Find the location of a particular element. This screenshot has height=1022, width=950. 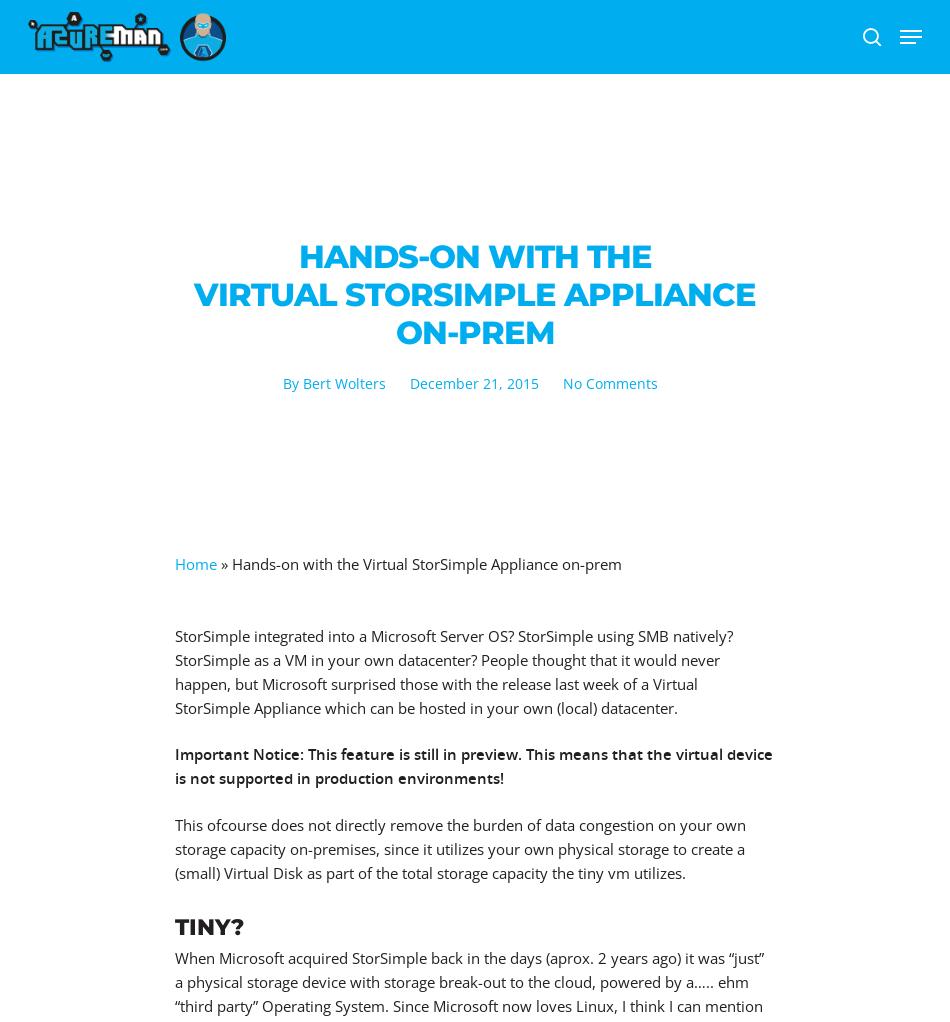

'Tiny?' is located at coordinates (174, 926).